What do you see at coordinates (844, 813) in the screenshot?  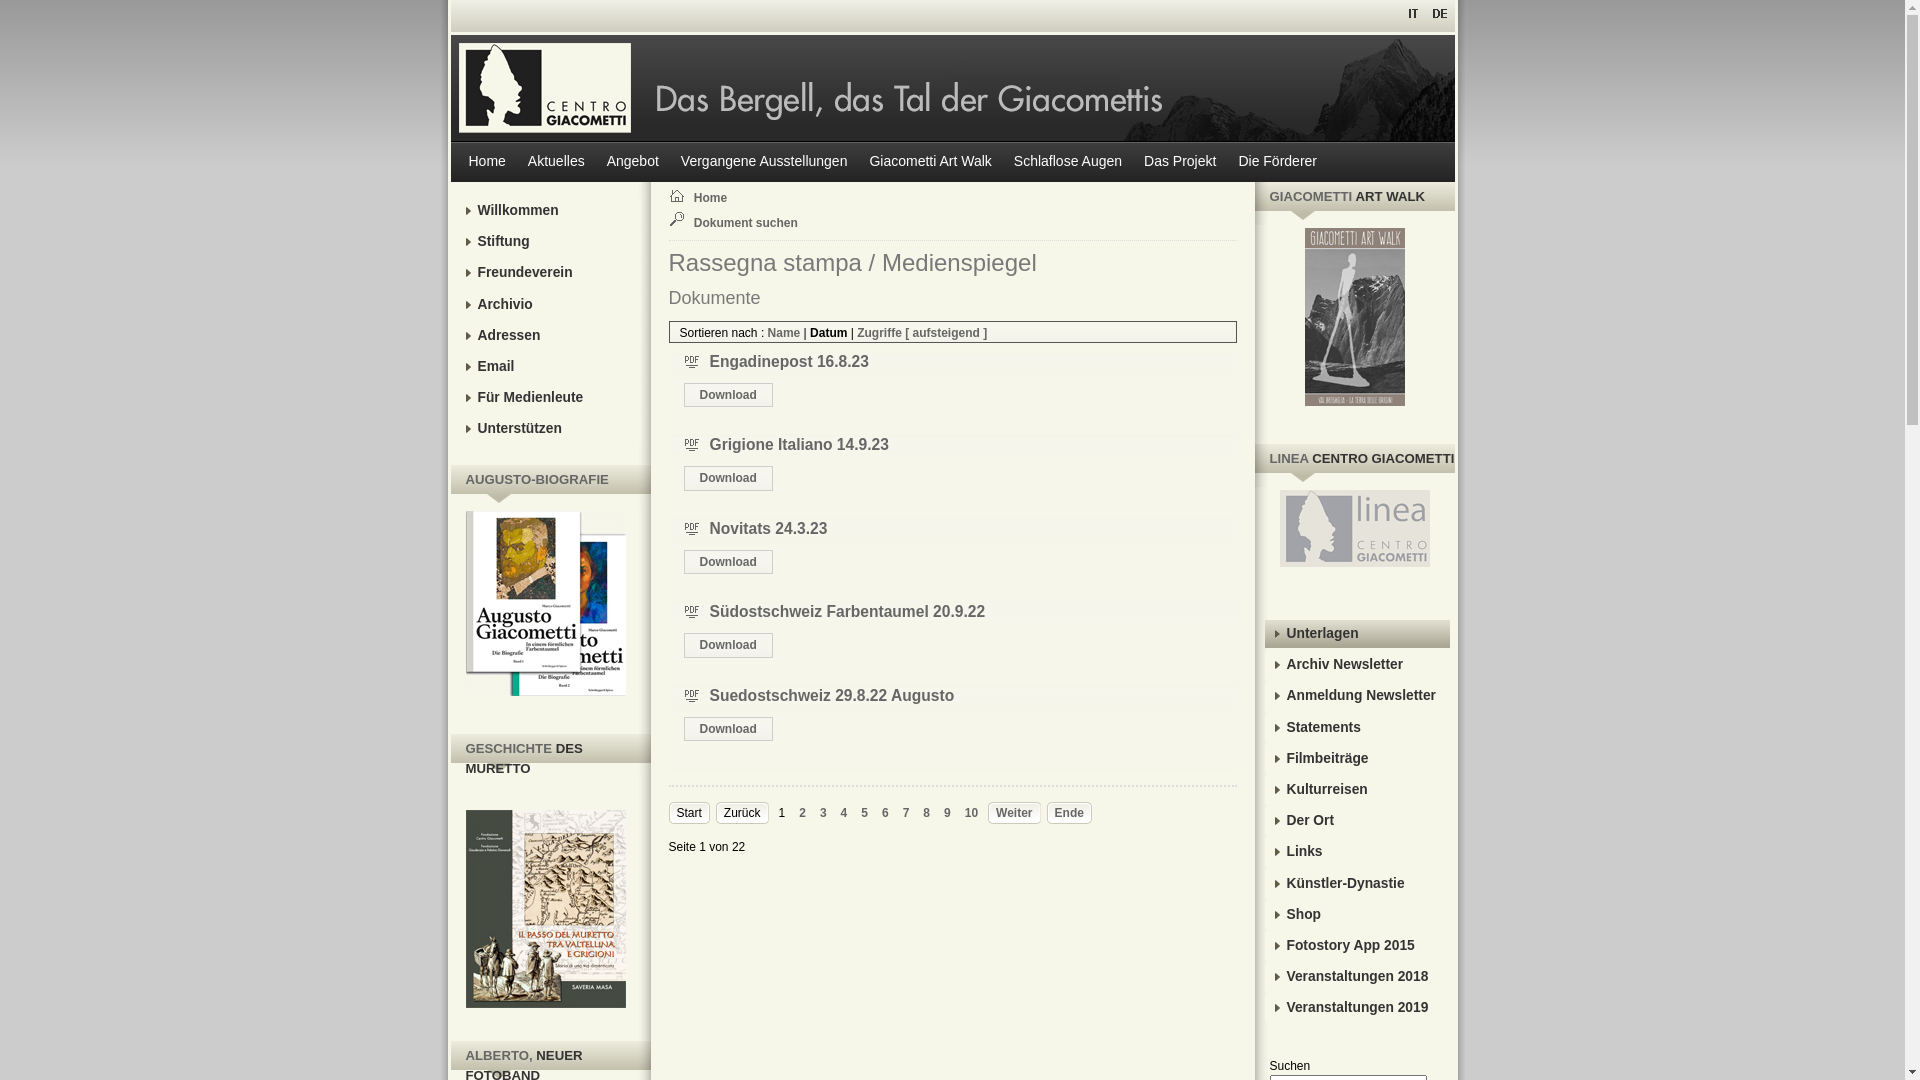 I see `'4'` at bounding box center [844, 813].